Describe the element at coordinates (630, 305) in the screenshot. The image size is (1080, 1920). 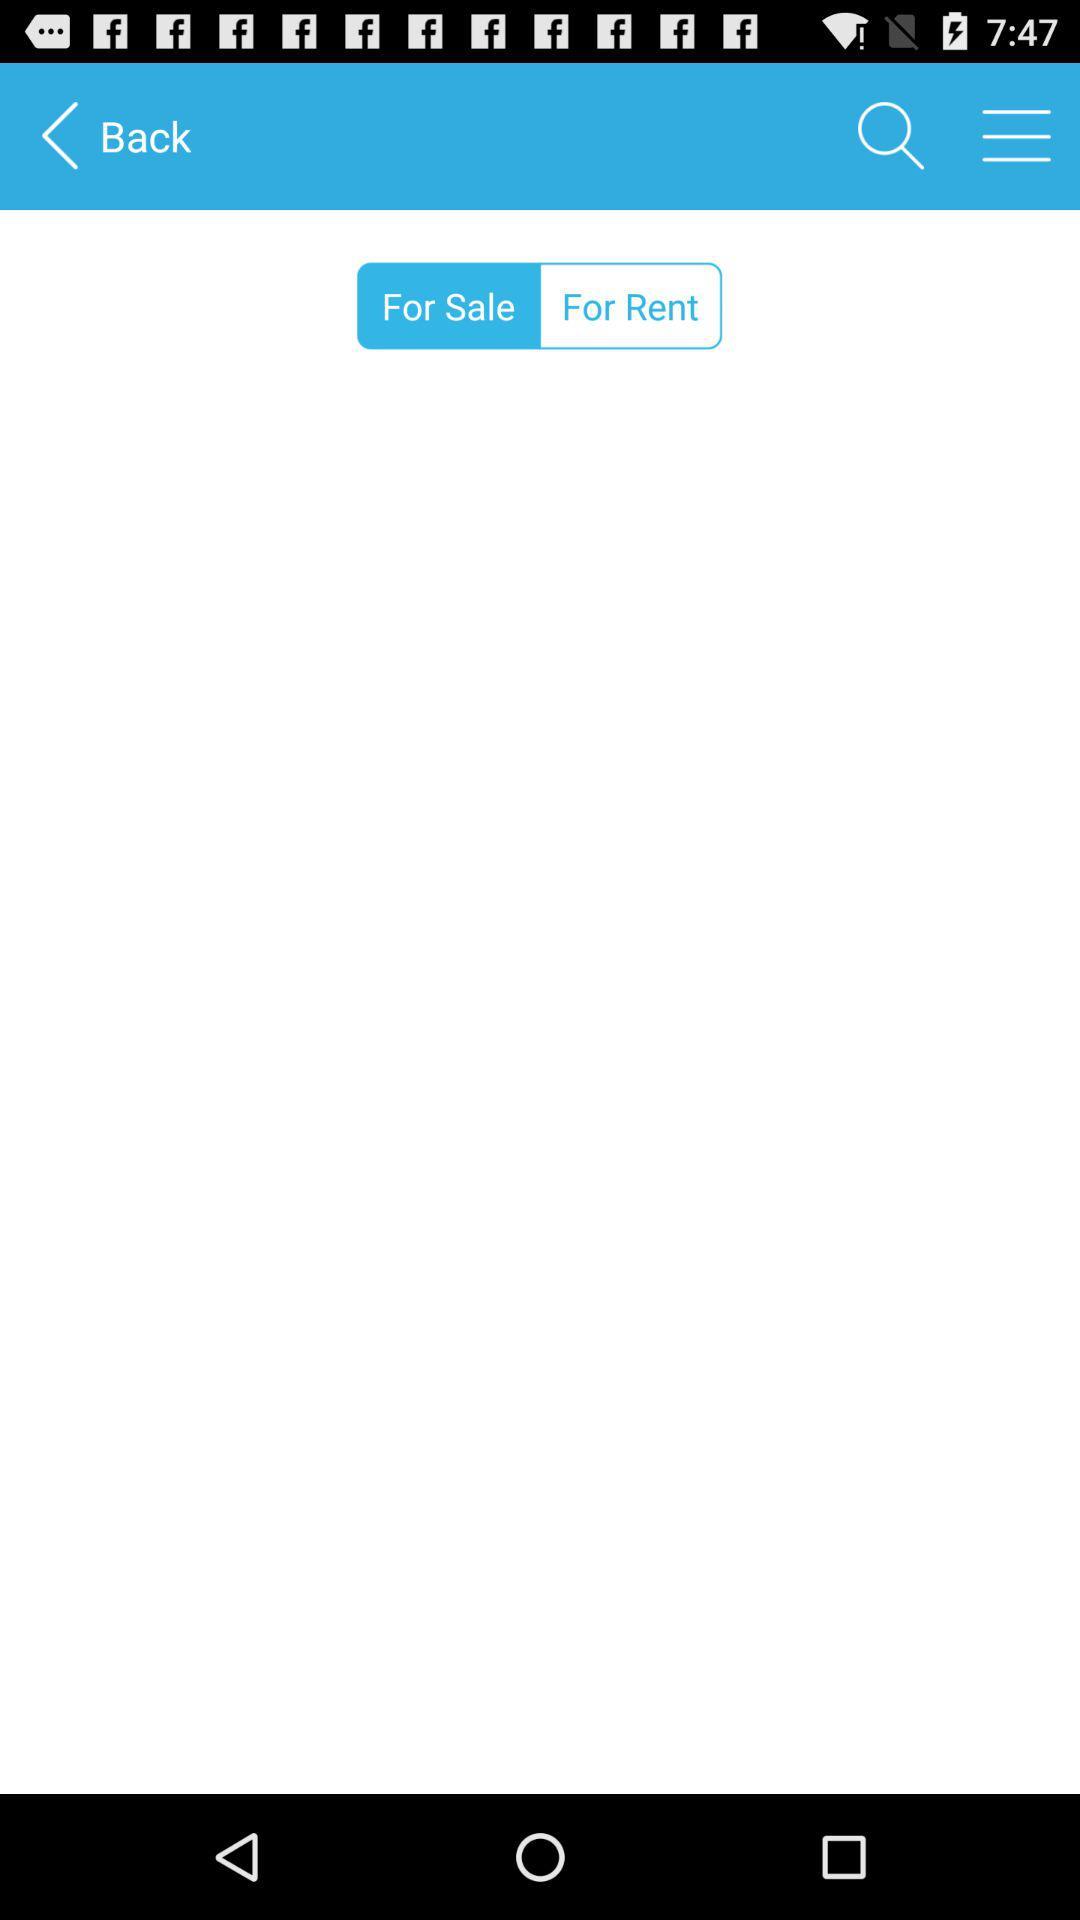
I see `the icon next to the for sale icon` at that location.